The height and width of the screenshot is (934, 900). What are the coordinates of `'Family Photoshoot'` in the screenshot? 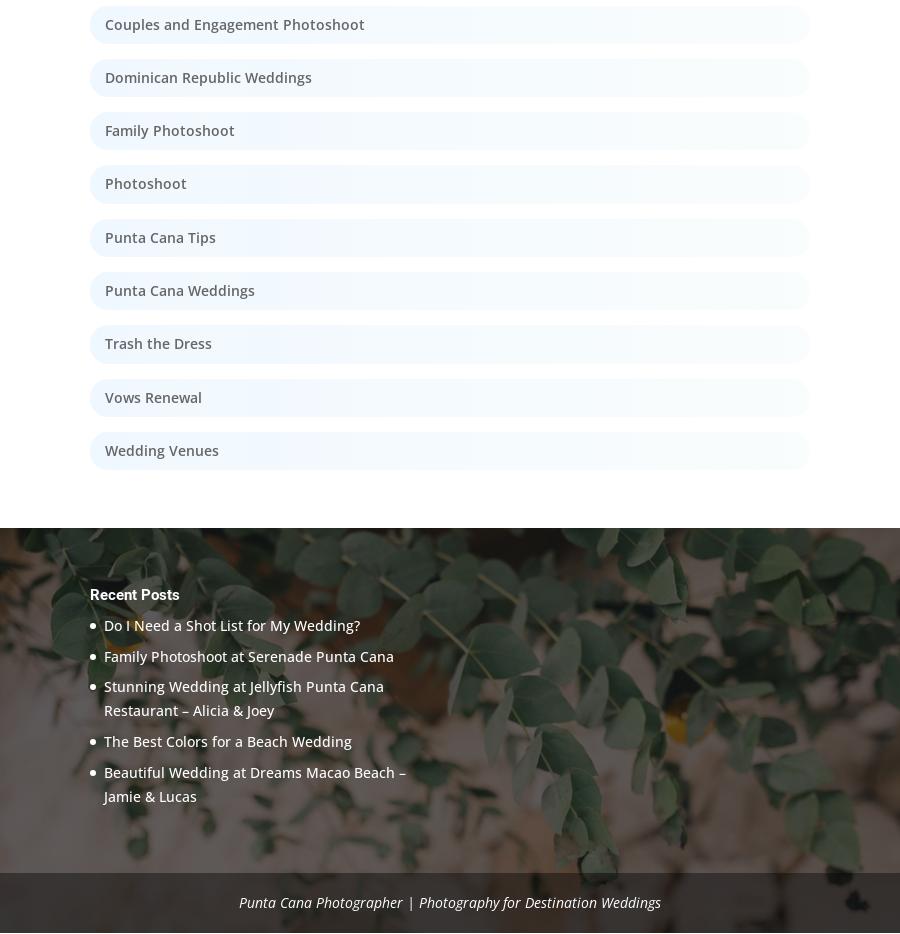 It's located at (170, 130).